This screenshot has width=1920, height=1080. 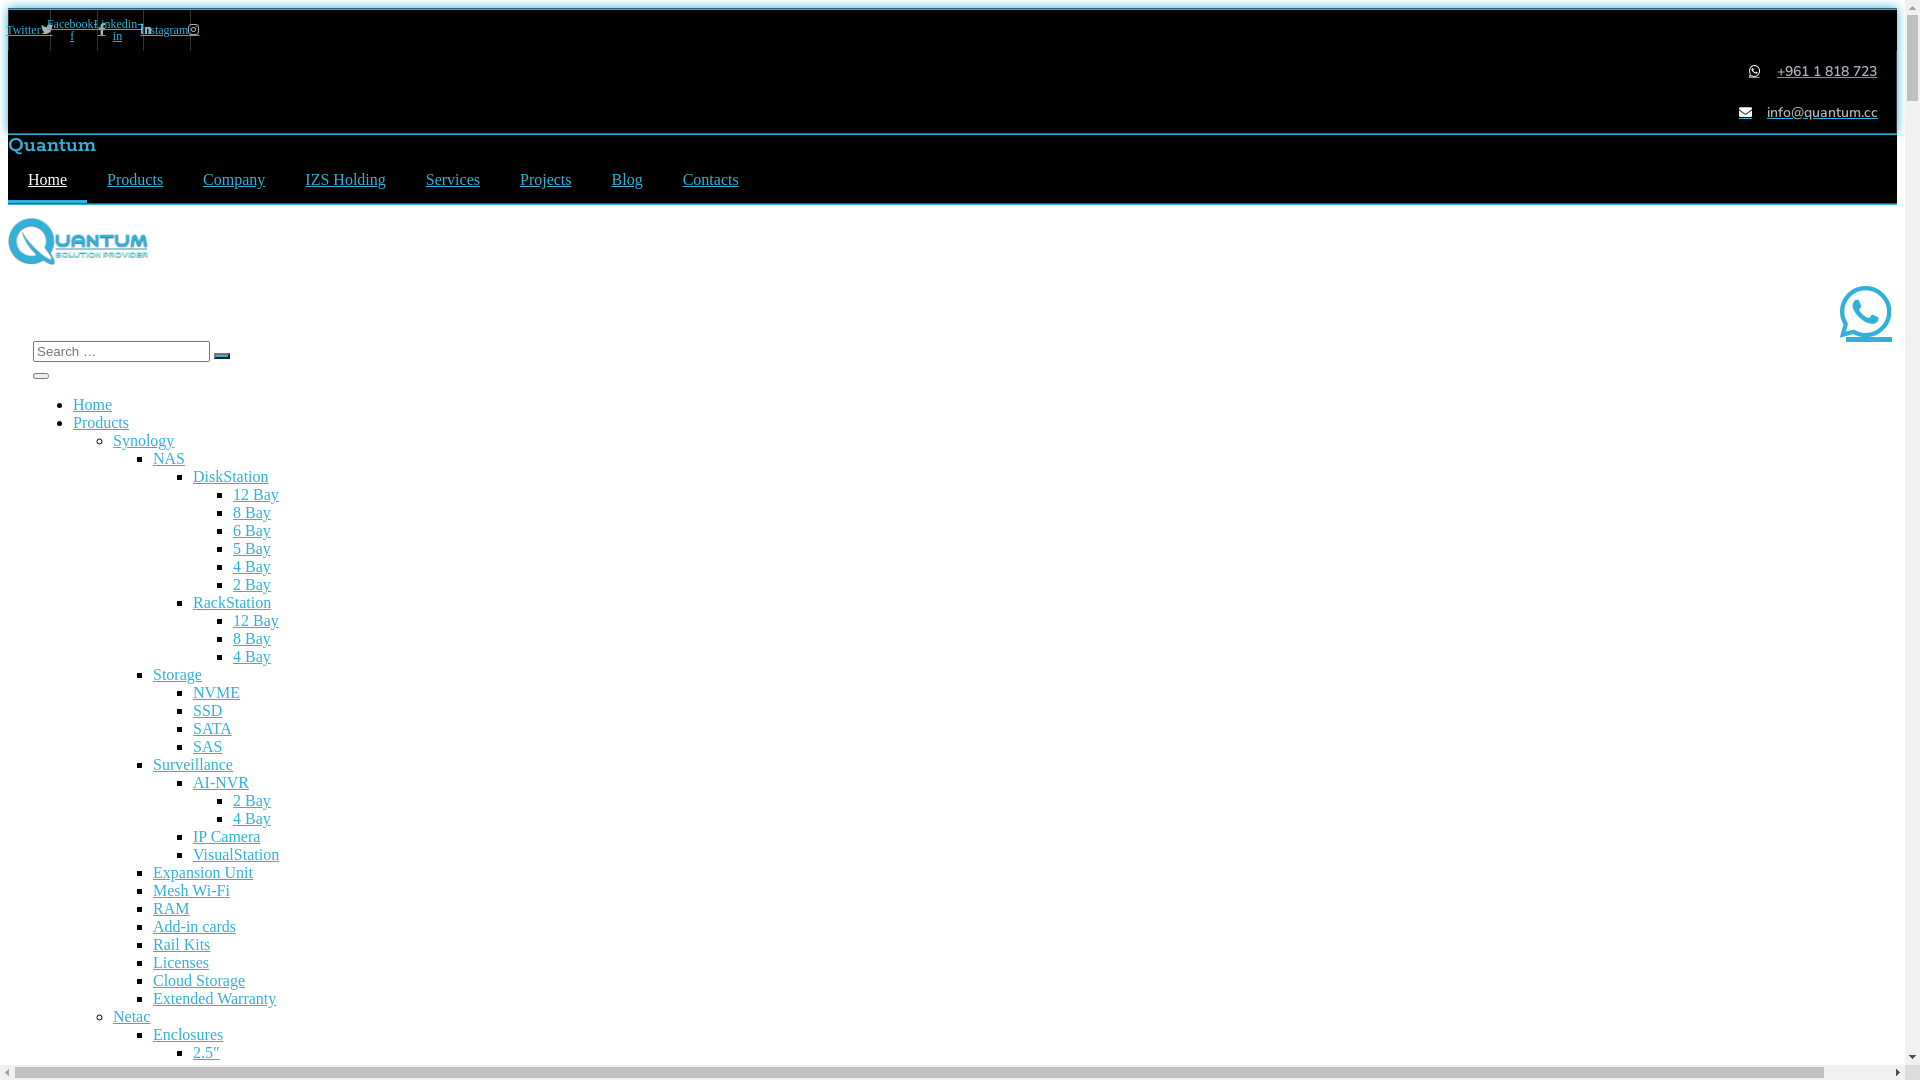 What do you see at coordinates (207, 709) in the screenshot?
I see `'SSD'` at bounding box center [207, 709].